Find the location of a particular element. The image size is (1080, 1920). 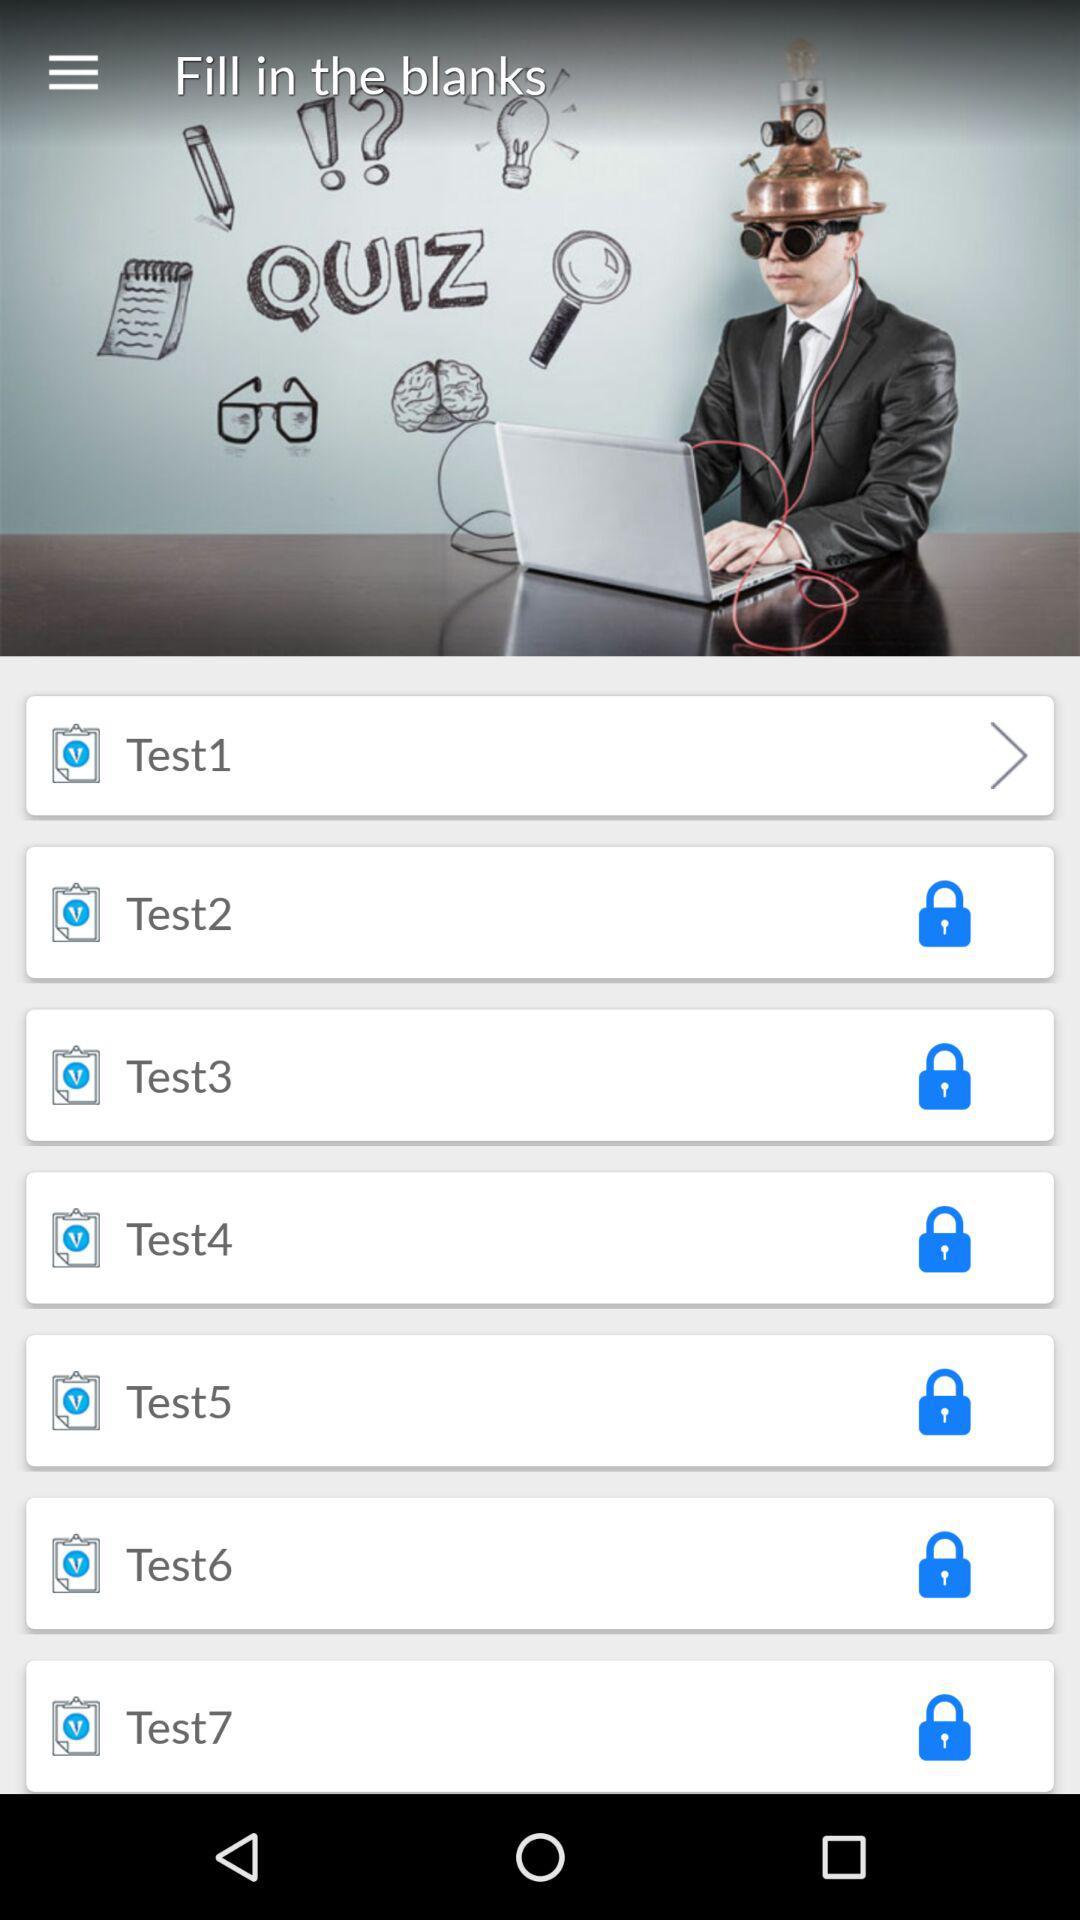

icon next to the fill in the item is located at coordinates (72, 73).